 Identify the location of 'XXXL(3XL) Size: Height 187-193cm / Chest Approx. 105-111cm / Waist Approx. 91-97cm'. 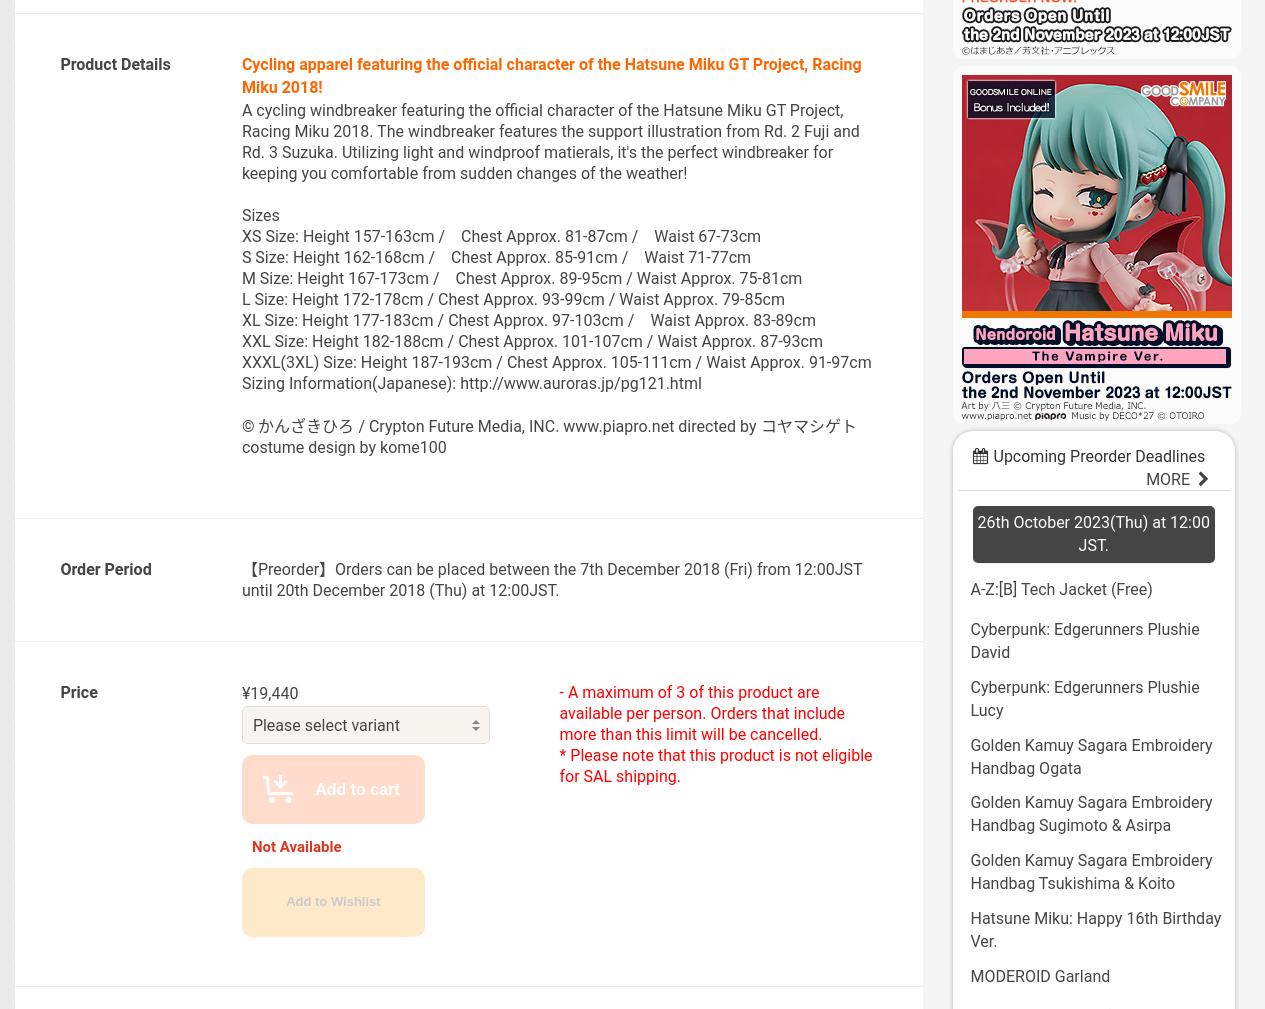
(240, 360).